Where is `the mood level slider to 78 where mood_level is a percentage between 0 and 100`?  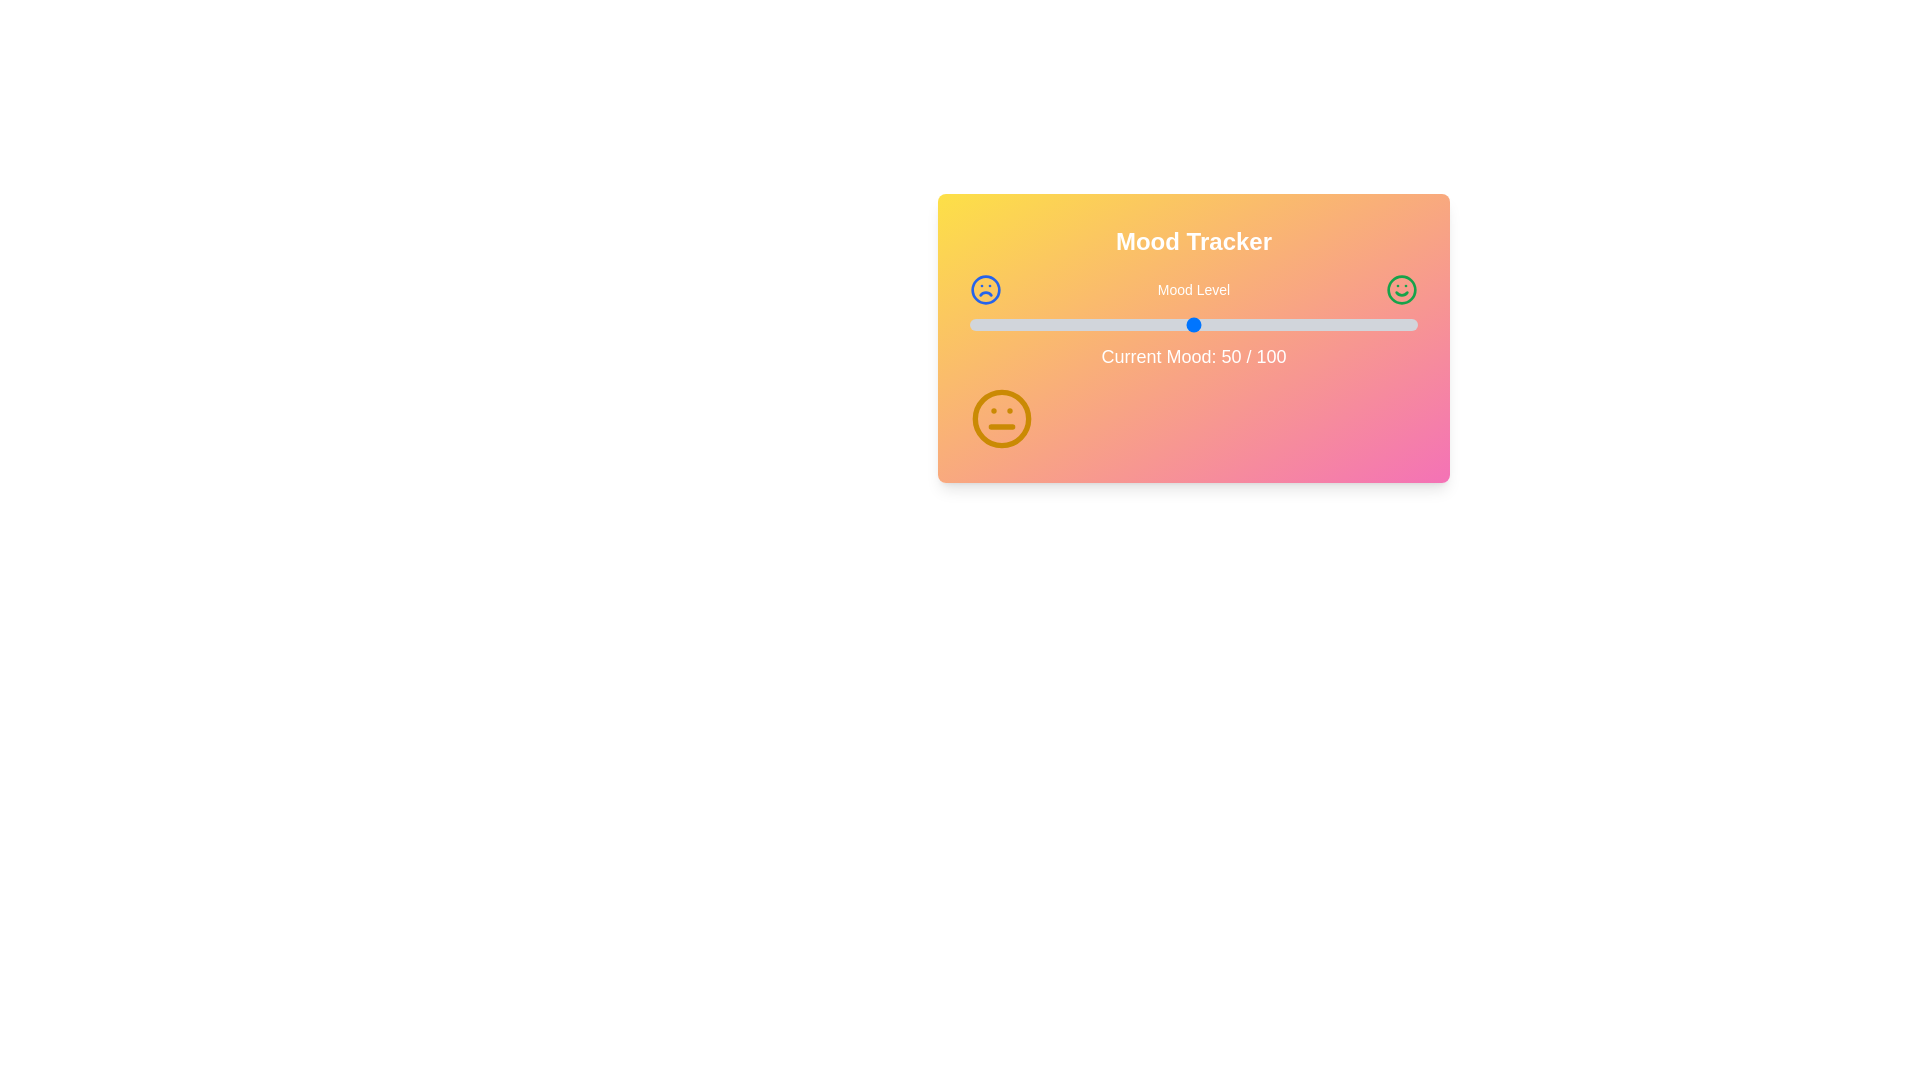 the mood level slider to 78 where mood_level is a percentage between 0 and 100 is located at coordinates (1319, 323).